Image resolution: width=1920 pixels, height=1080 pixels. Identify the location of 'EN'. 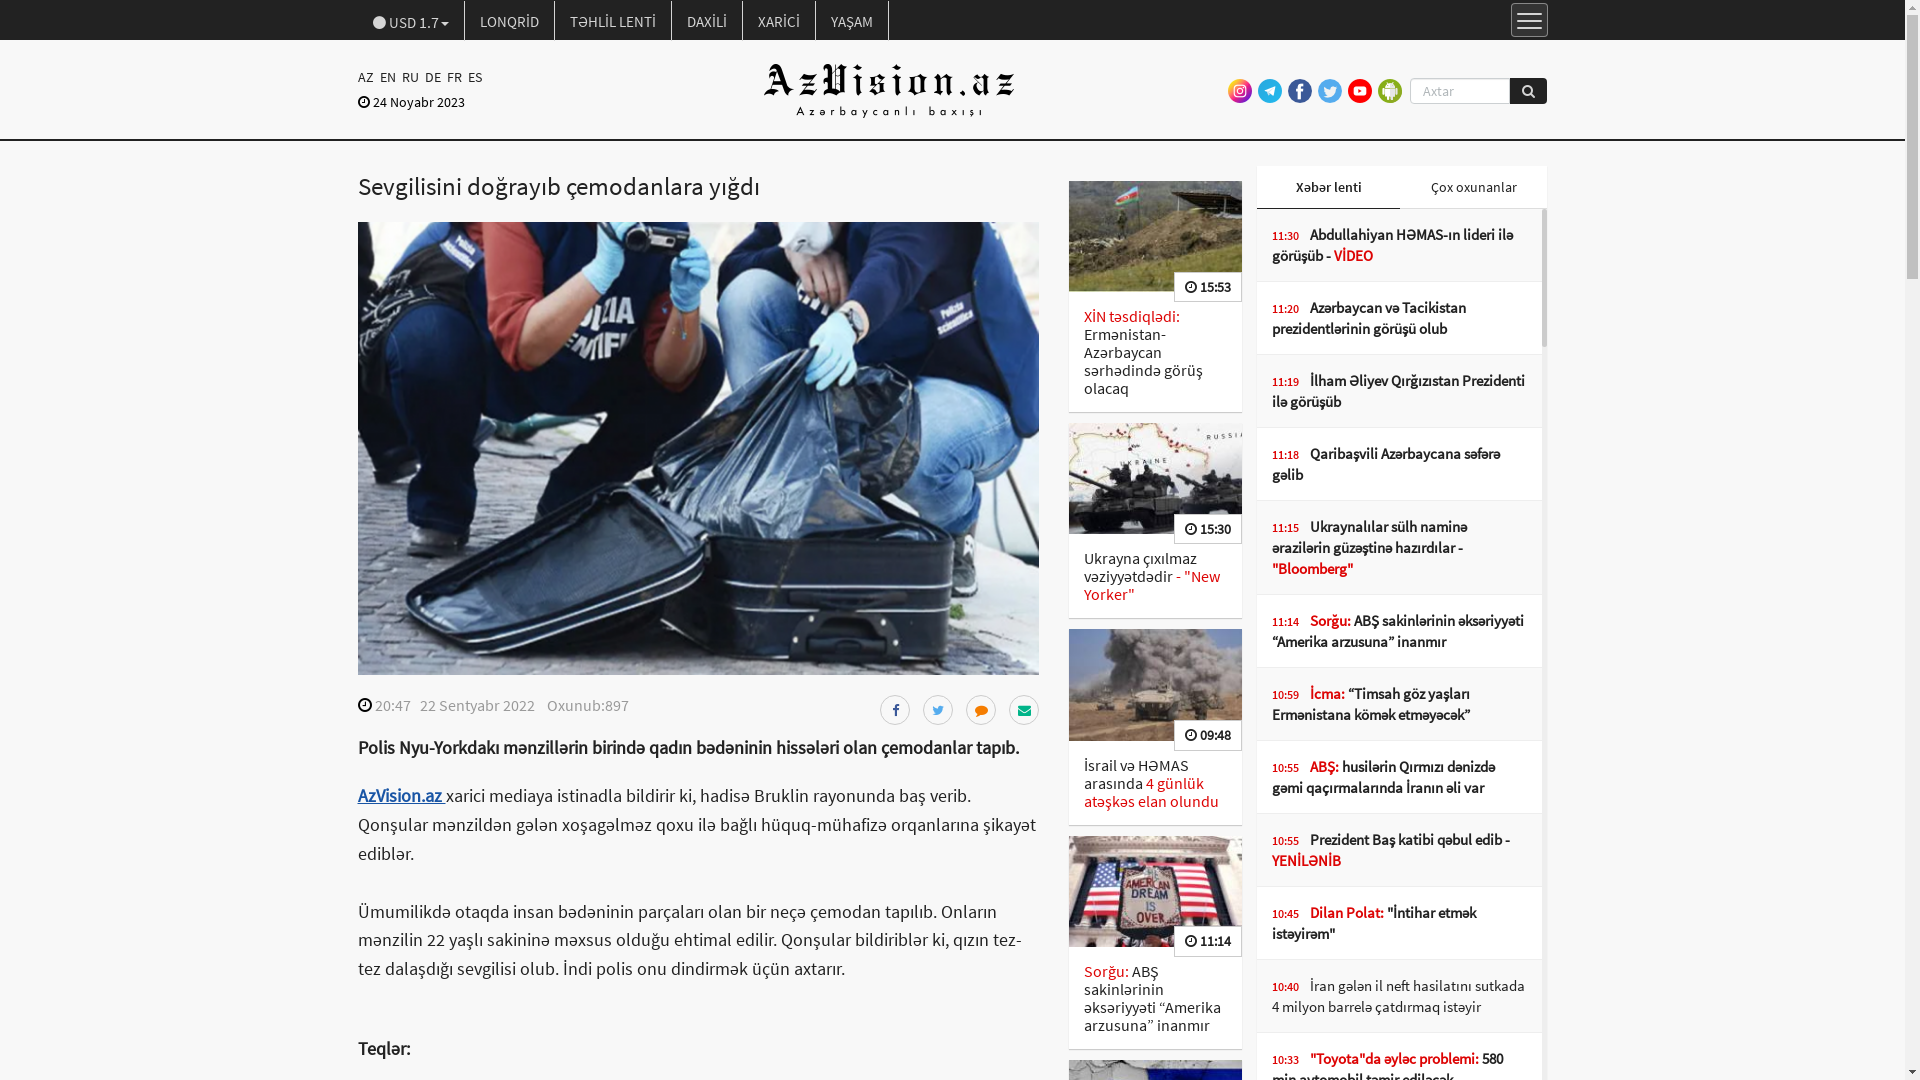
(375, 76).